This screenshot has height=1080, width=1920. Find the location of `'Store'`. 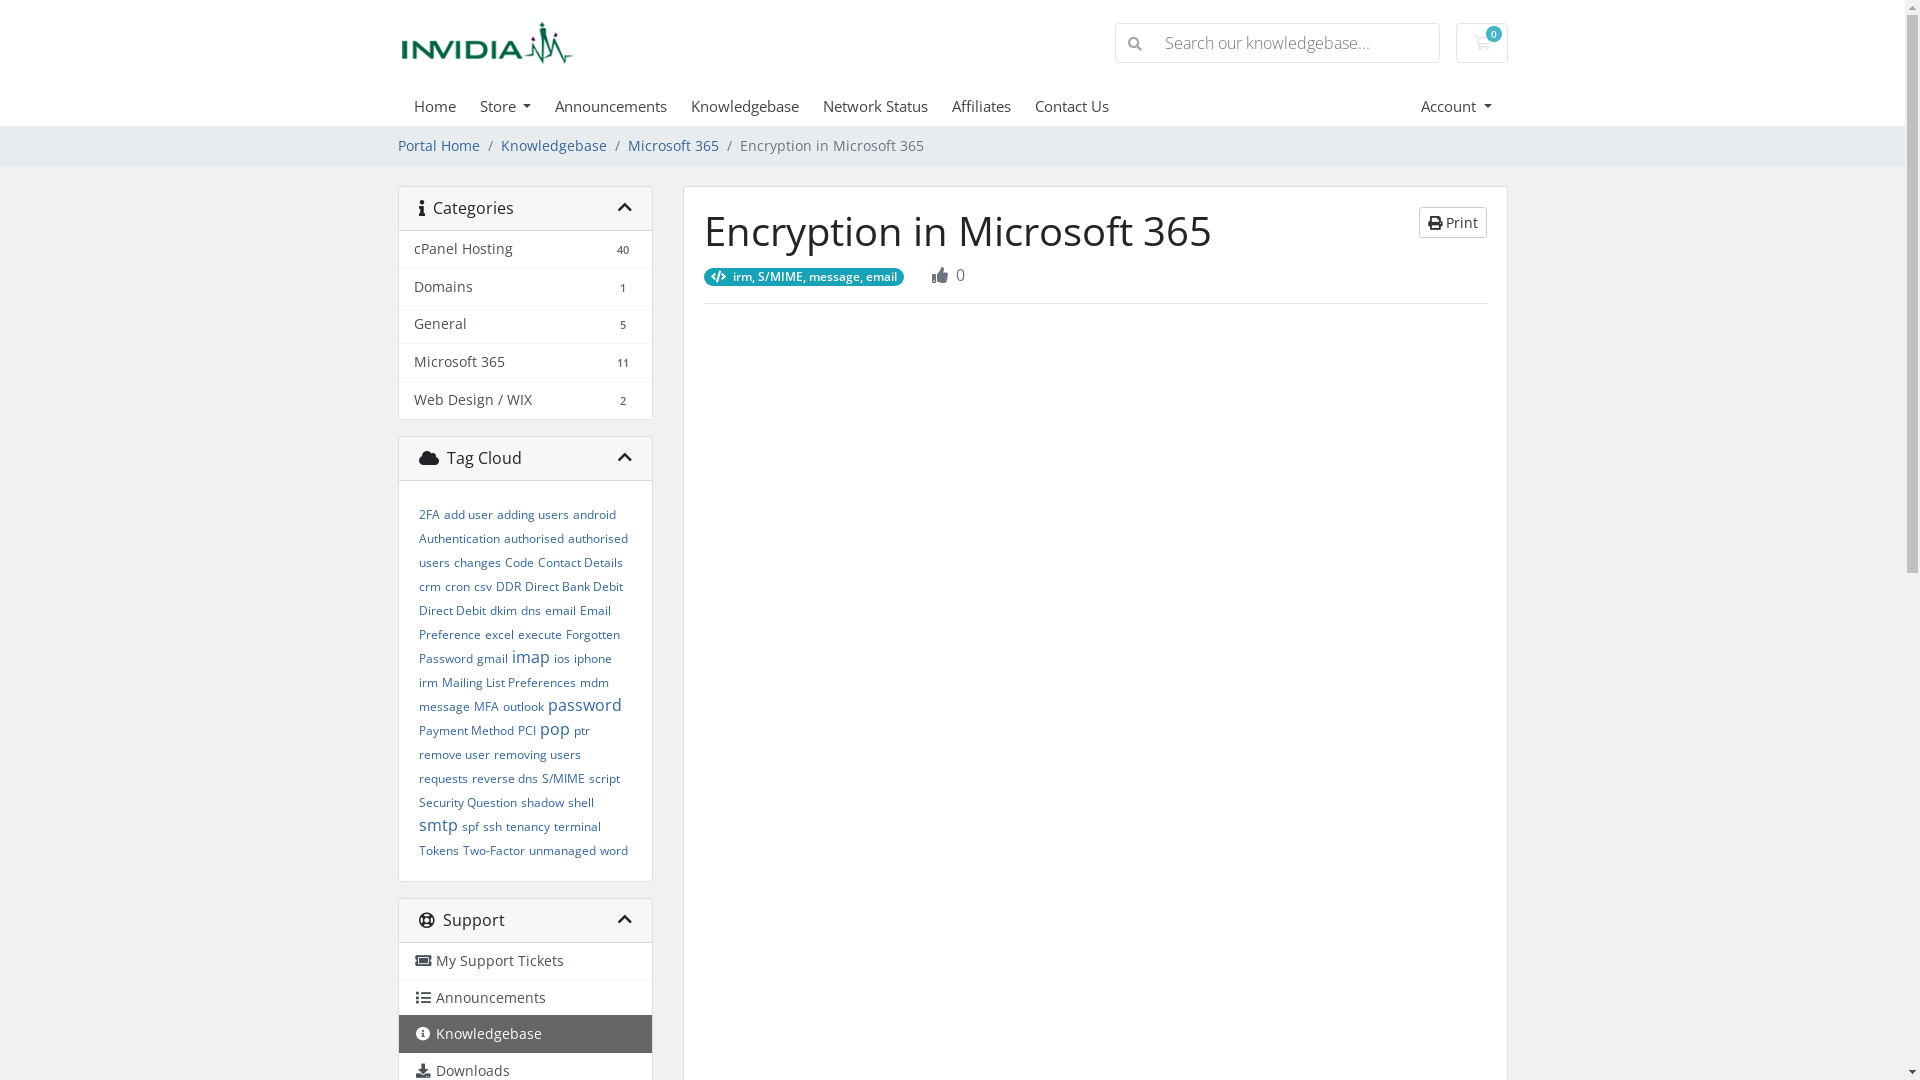

'Store' is located at coordinates (480, 105).